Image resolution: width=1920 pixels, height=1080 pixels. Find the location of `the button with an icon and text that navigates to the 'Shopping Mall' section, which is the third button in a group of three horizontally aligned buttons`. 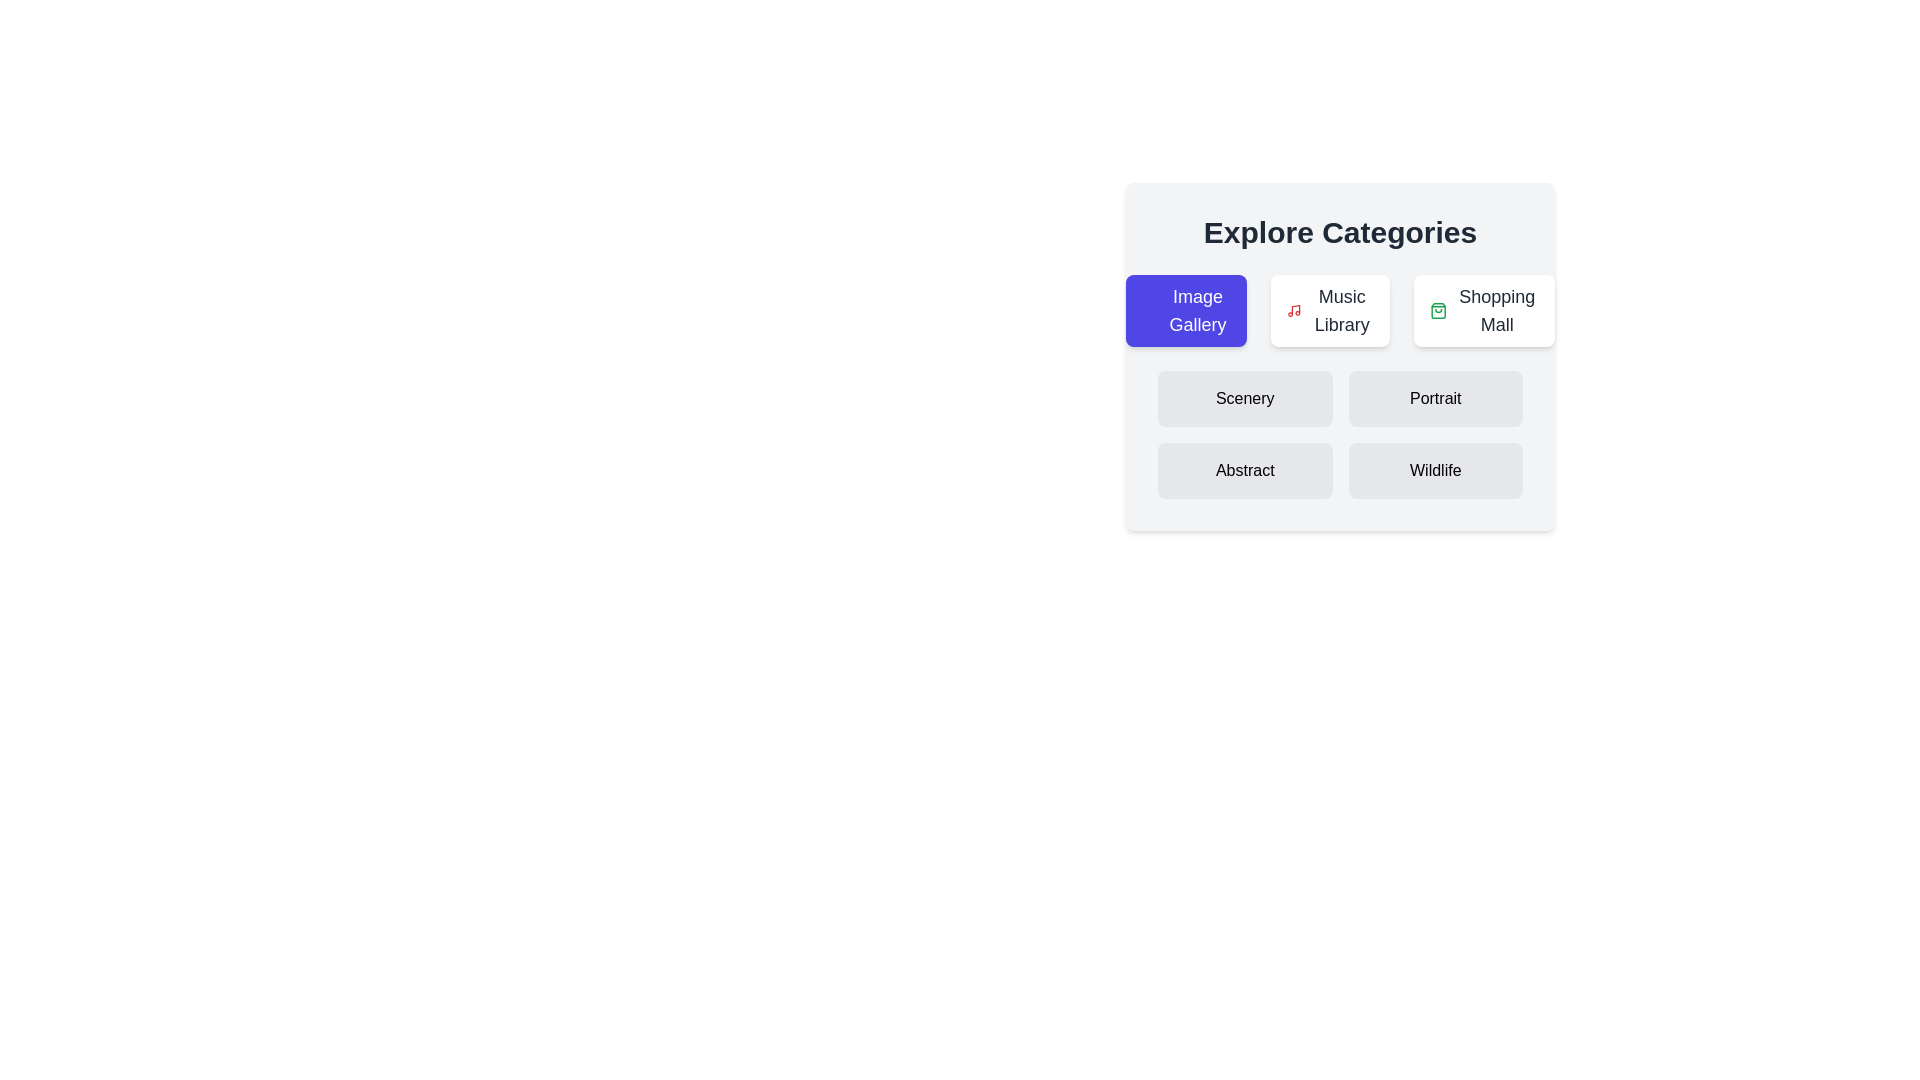

the button with an icon and text that navigates to the 'Shopping Mall' section, which is the third button in a group of three horizontally aligned buttons is located at coordinates (1483, 311).